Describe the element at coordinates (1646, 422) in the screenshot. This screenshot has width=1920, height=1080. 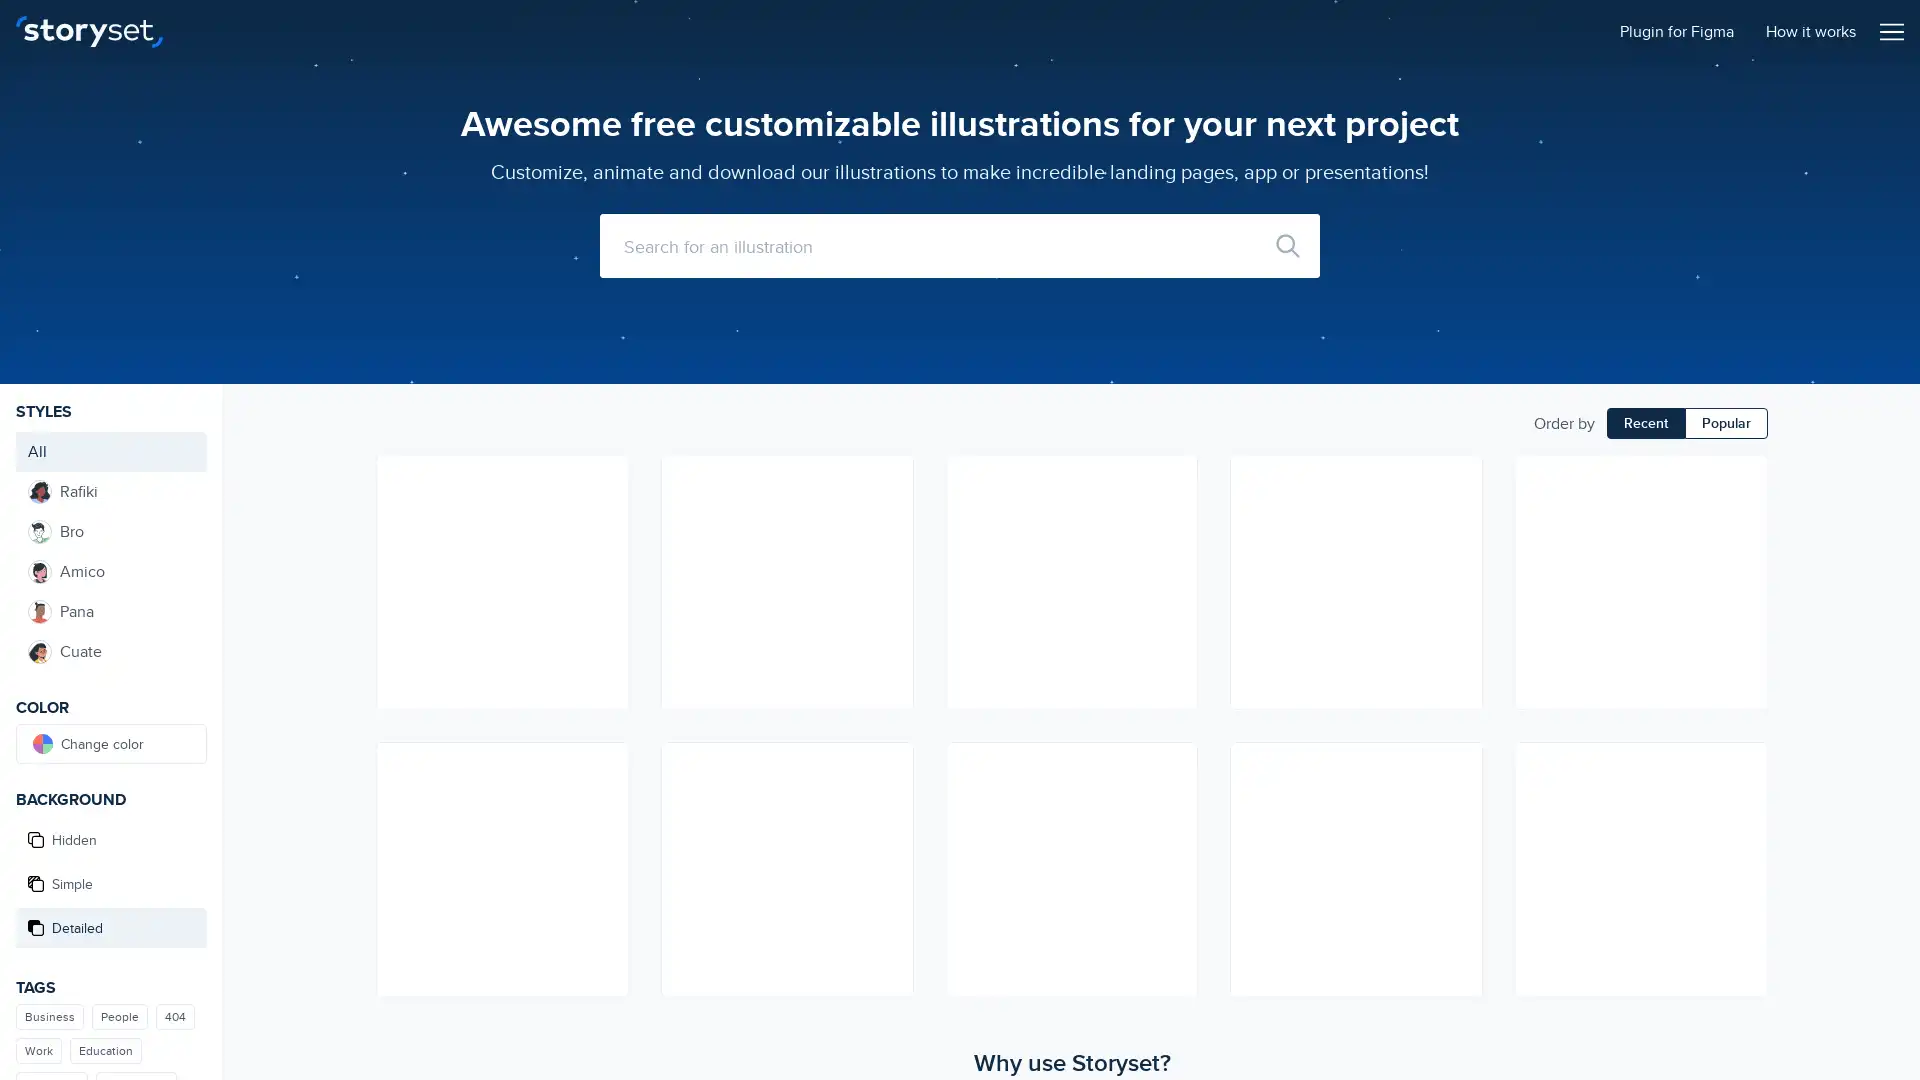
I see `Recent` at that location.